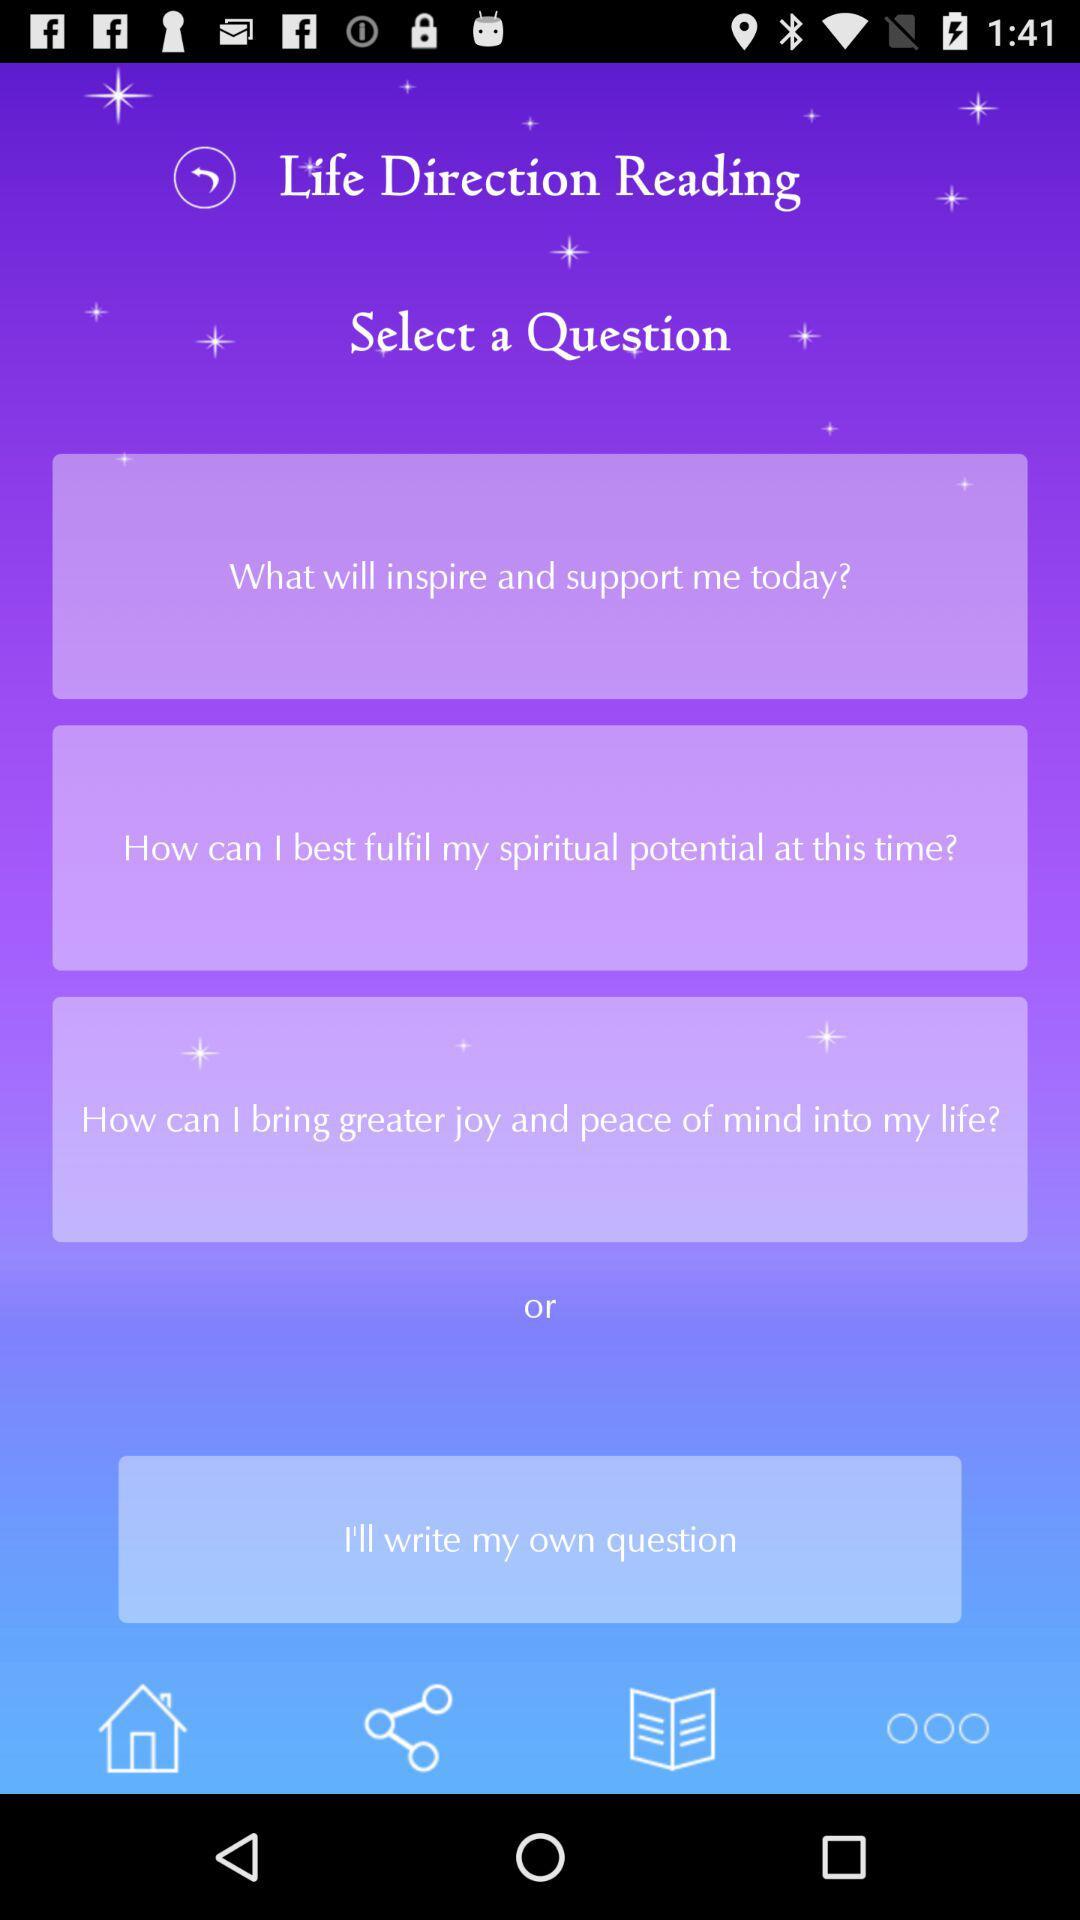 This screenshot has width=1080, height=1920. What do you see at coordinates (205, 177) in the screenshot?
I see `refresh` at bounding box center [205, 177].